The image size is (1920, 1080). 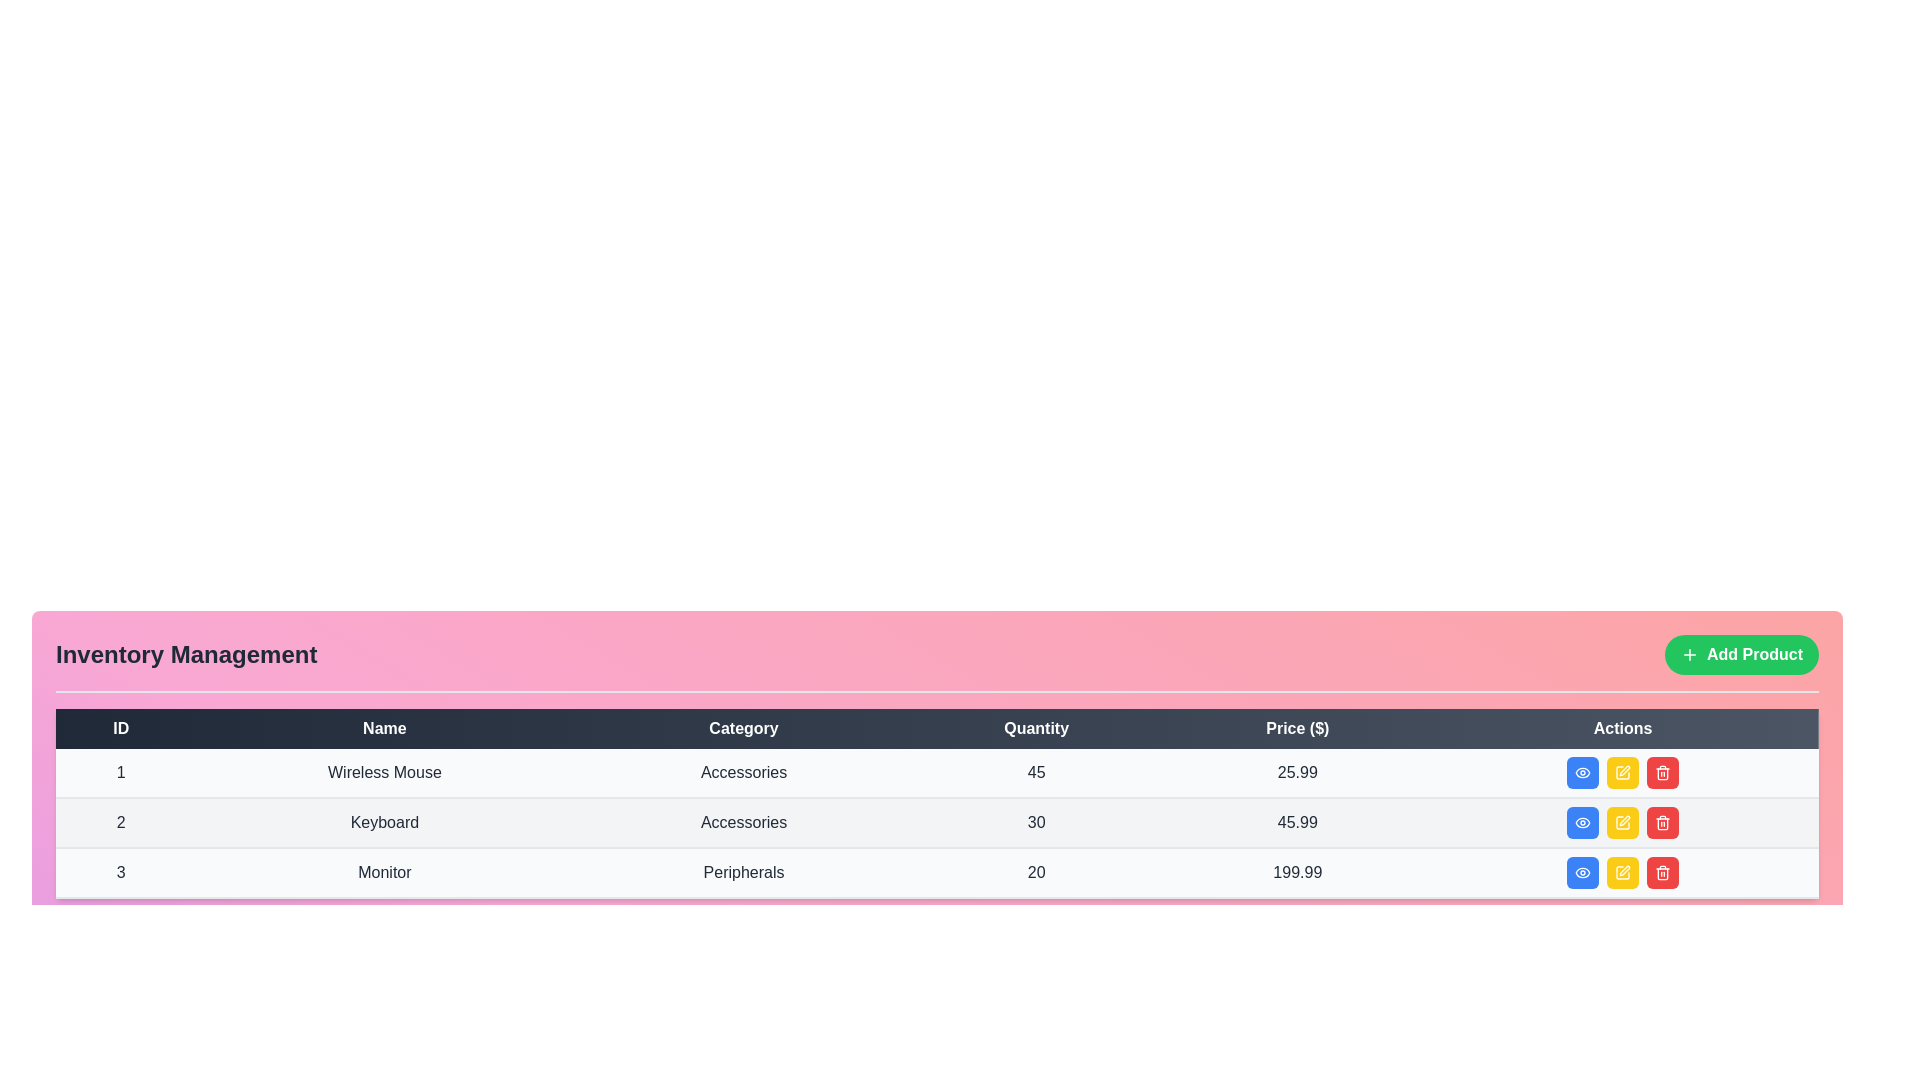 What do you see at coordinates (1663, 771) in the screenshot?
I see `the delete icon button located in the 'Actions' column of the 'Monitor' product row` at bounding box center [1663, 771].